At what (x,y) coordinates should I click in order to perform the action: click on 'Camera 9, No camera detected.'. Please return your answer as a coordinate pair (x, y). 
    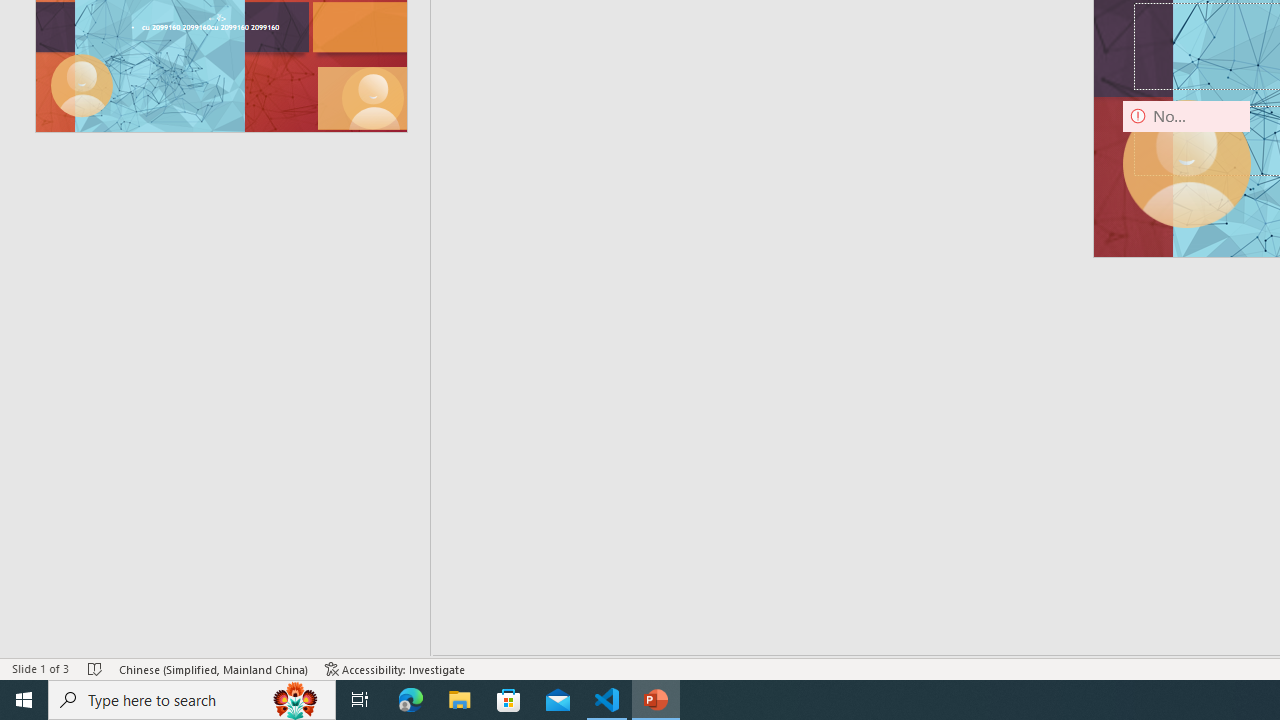
    Looking at the image, I should click on (1186, 163).